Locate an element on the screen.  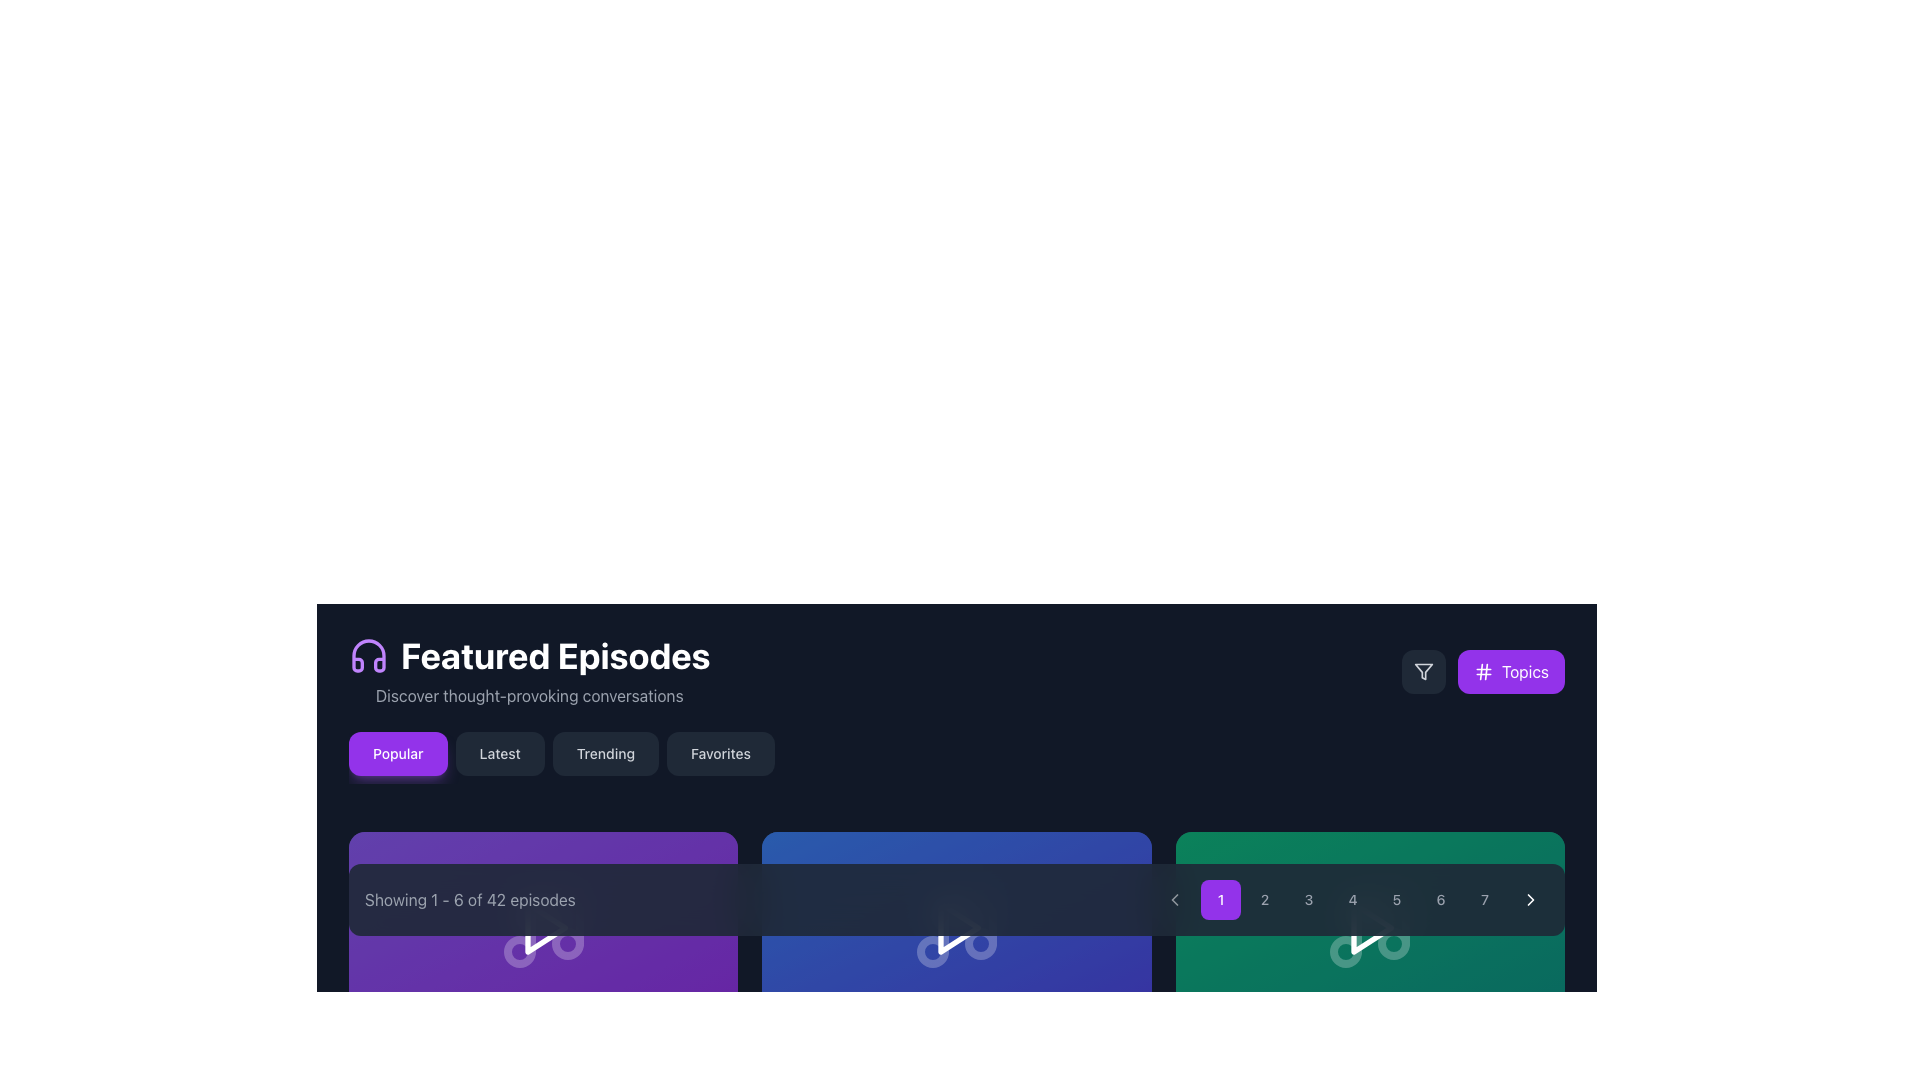
the purple headphone icon positioned next to the 'Featured Episodes' text at the top-left of the dark-themed interface is located at coordinates (369, 655).